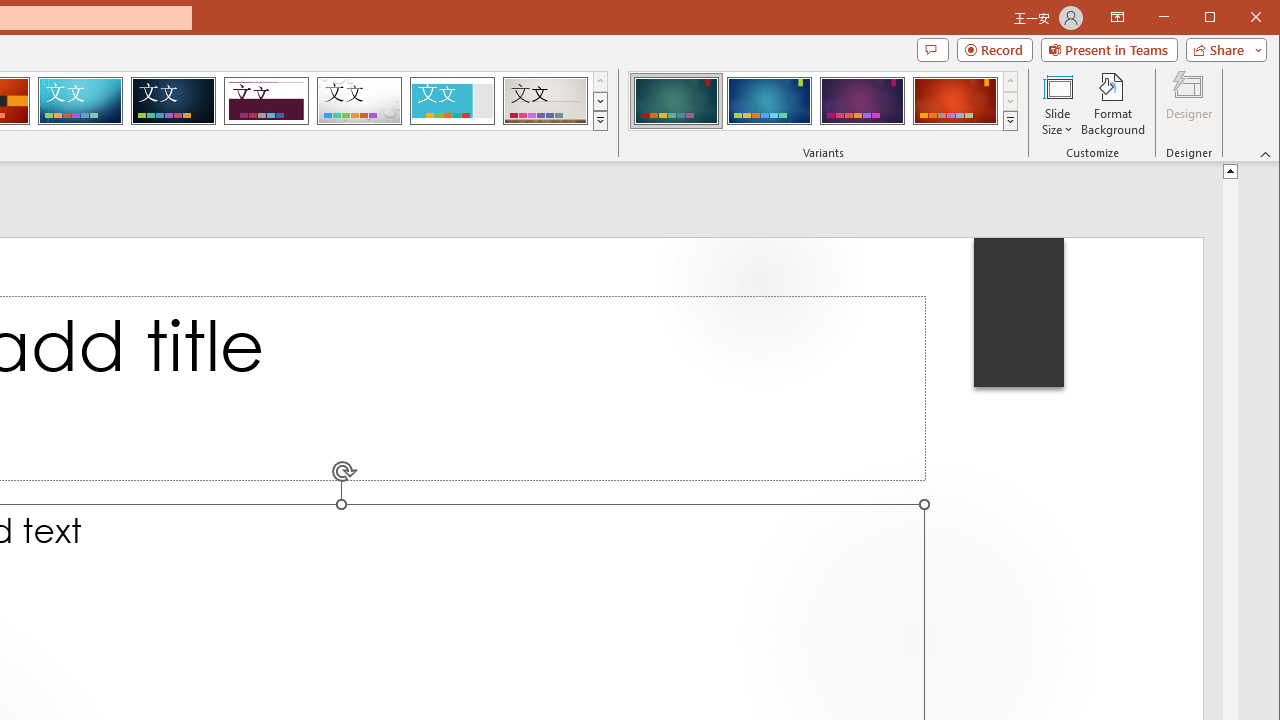 The height and width of the screenshot is (720, 1280). I want to click on 'Ion Variant 2', so click(768, 100).